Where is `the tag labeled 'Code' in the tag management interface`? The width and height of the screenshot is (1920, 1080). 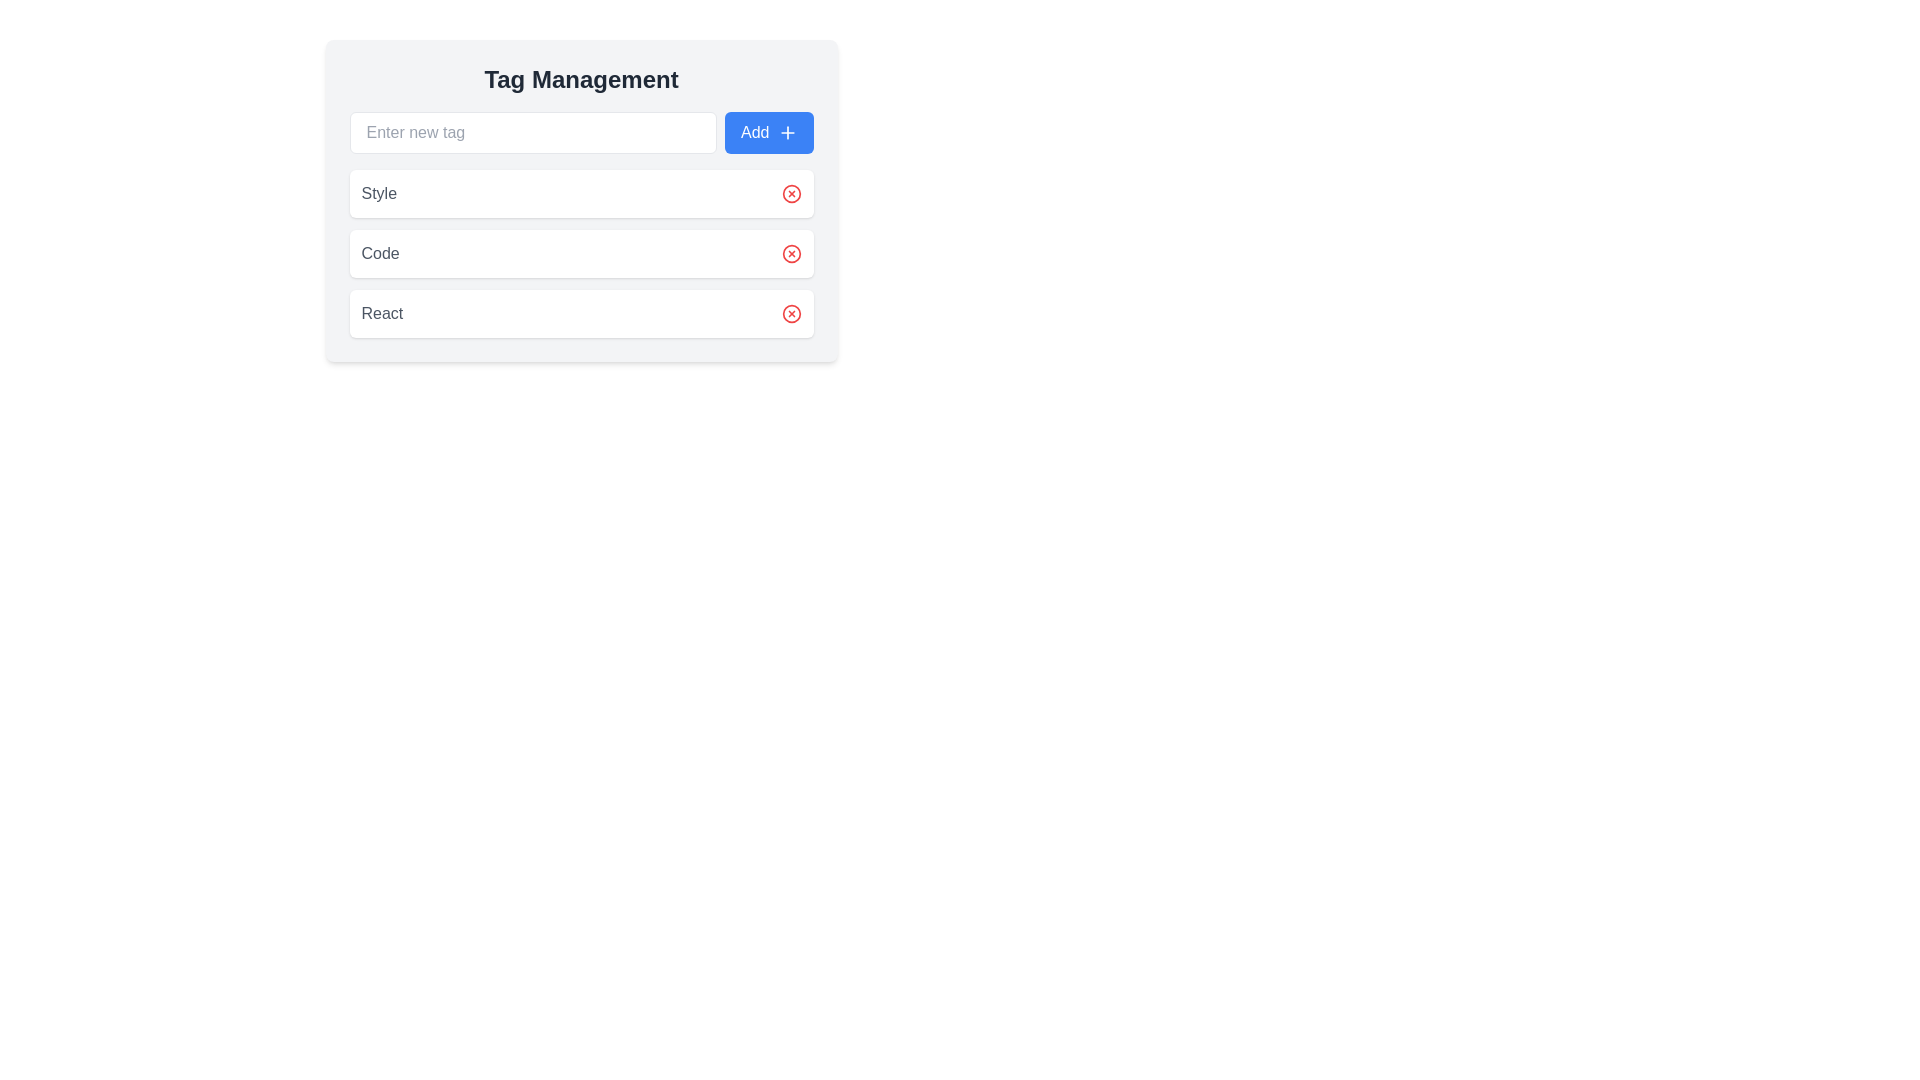 the tag labeled 'Code' in the tag management interface is located at coordinates (580, 253).